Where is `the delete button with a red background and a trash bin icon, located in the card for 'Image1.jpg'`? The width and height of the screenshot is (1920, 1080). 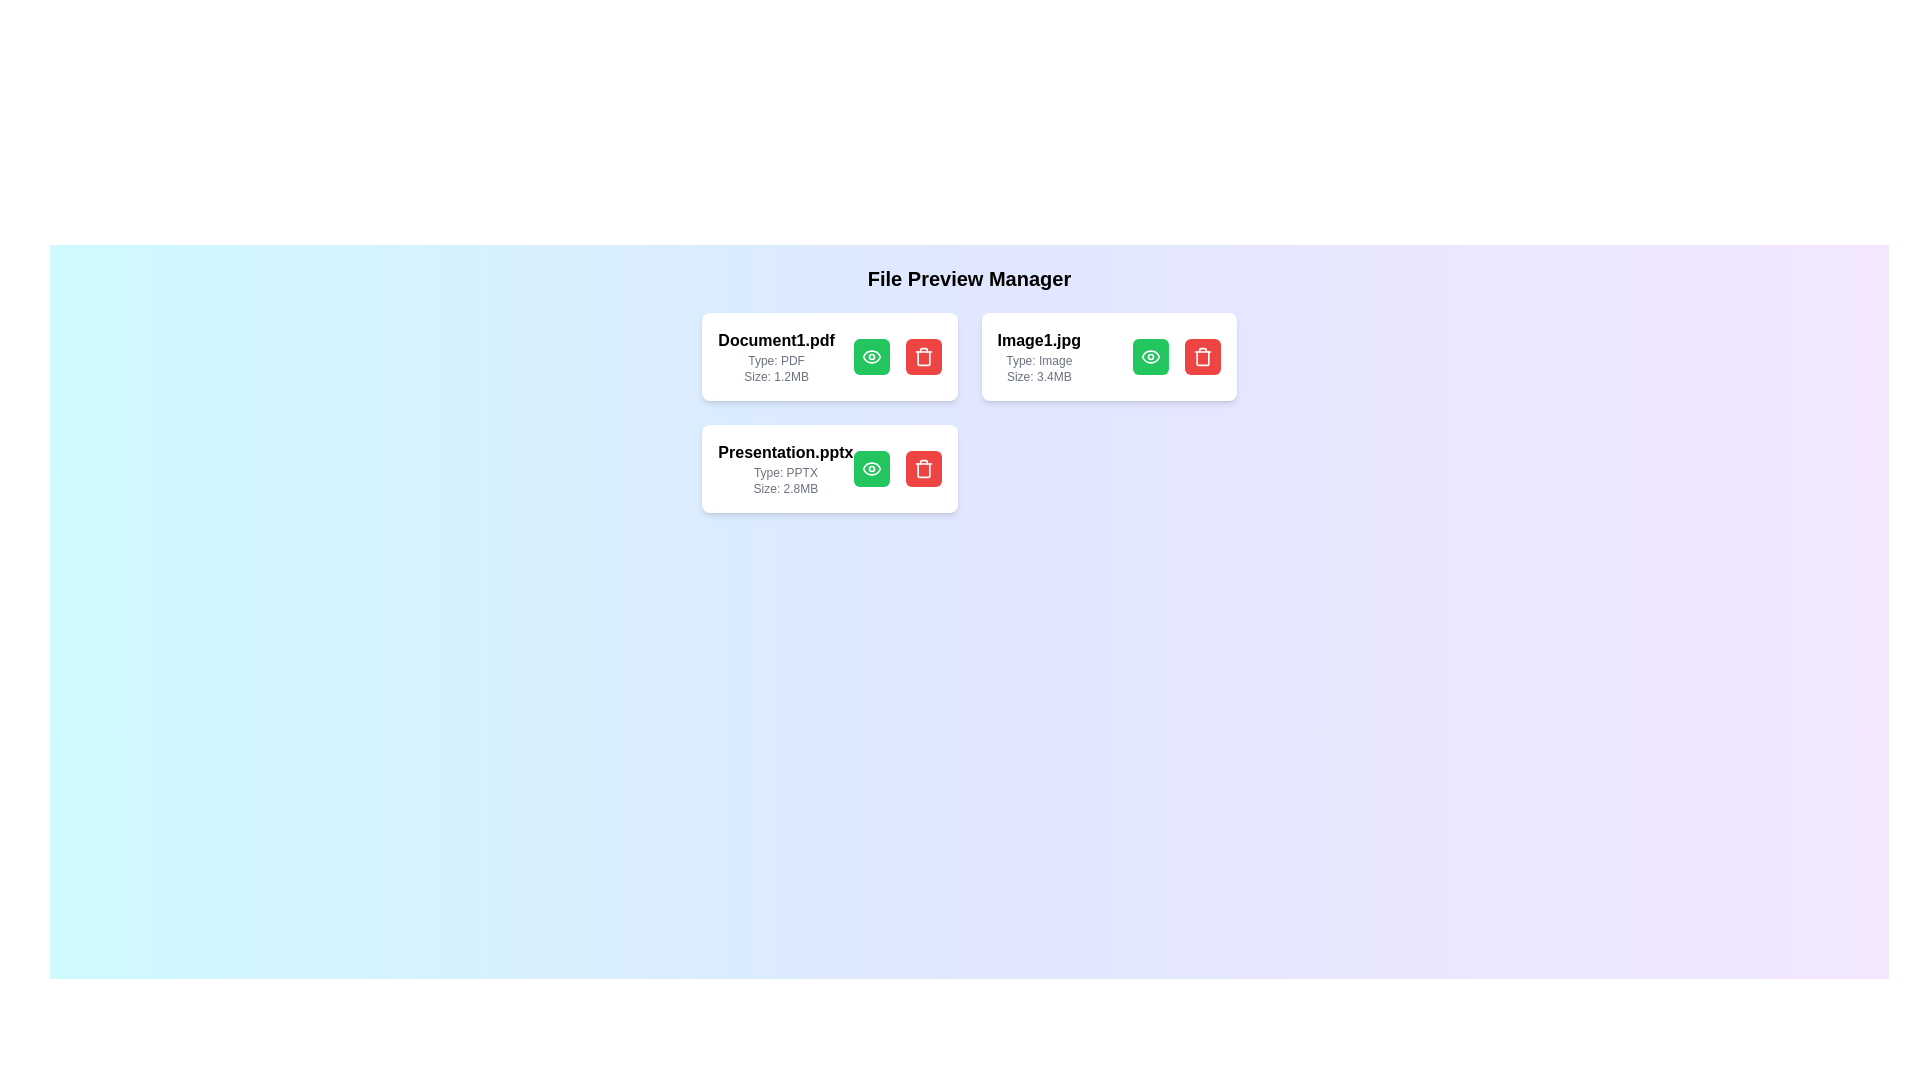 the delete button with a red background and a trash bin icon, located in the card for 'Image1.jpg' is located at coordinates (1201, 356).